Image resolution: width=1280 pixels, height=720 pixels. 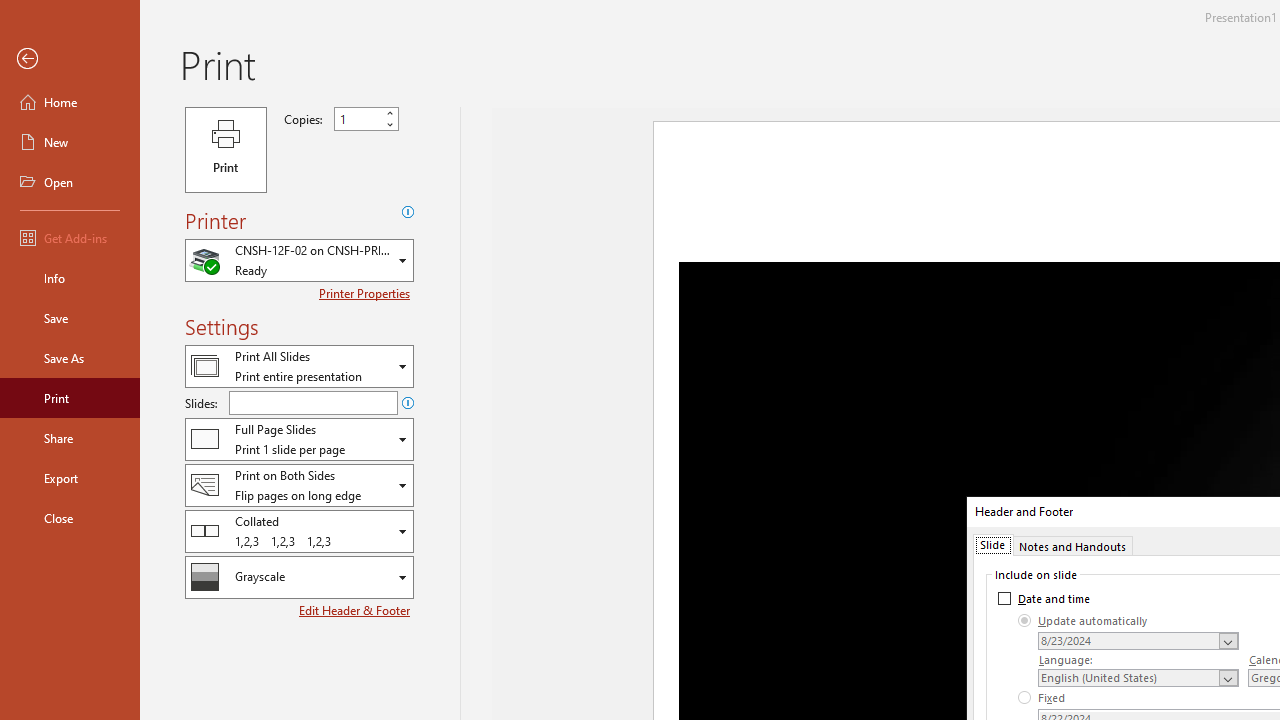 I want to click on 'Color/Grayscale', so click(x=298, y=577).